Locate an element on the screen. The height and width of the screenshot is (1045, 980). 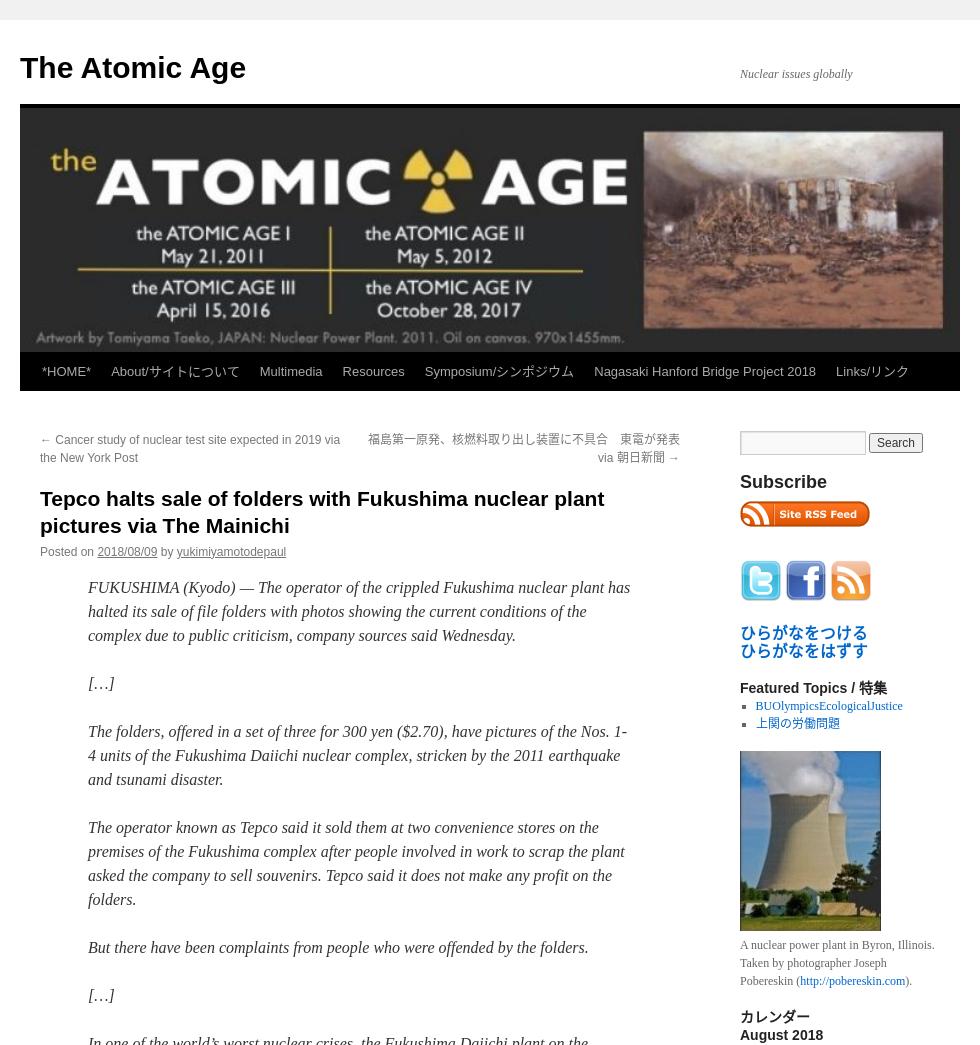
'But there have been complaints from people who were offended by the folders.' is located at coordinates (88, 945).